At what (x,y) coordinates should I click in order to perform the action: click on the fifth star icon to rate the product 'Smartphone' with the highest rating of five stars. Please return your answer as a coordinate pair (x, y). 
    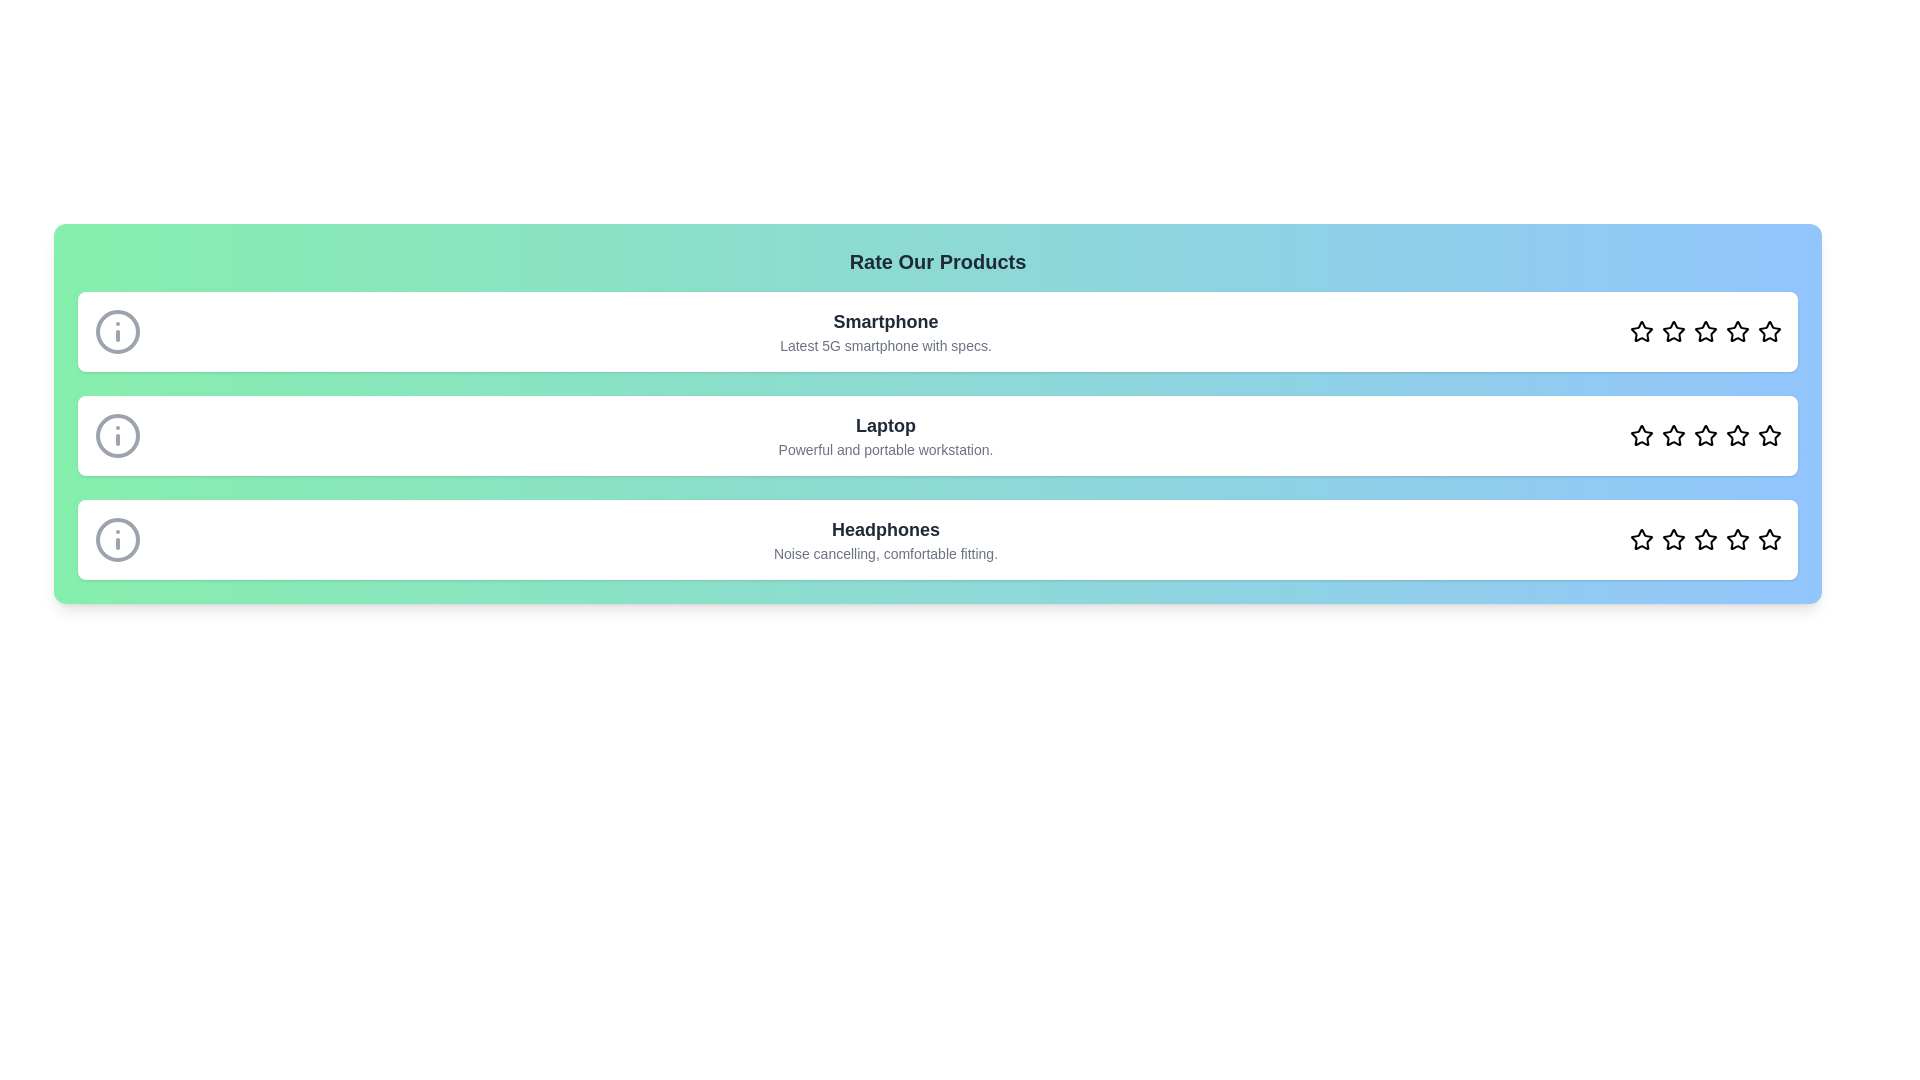
    Looking at the image, I should click on (1770, 330).